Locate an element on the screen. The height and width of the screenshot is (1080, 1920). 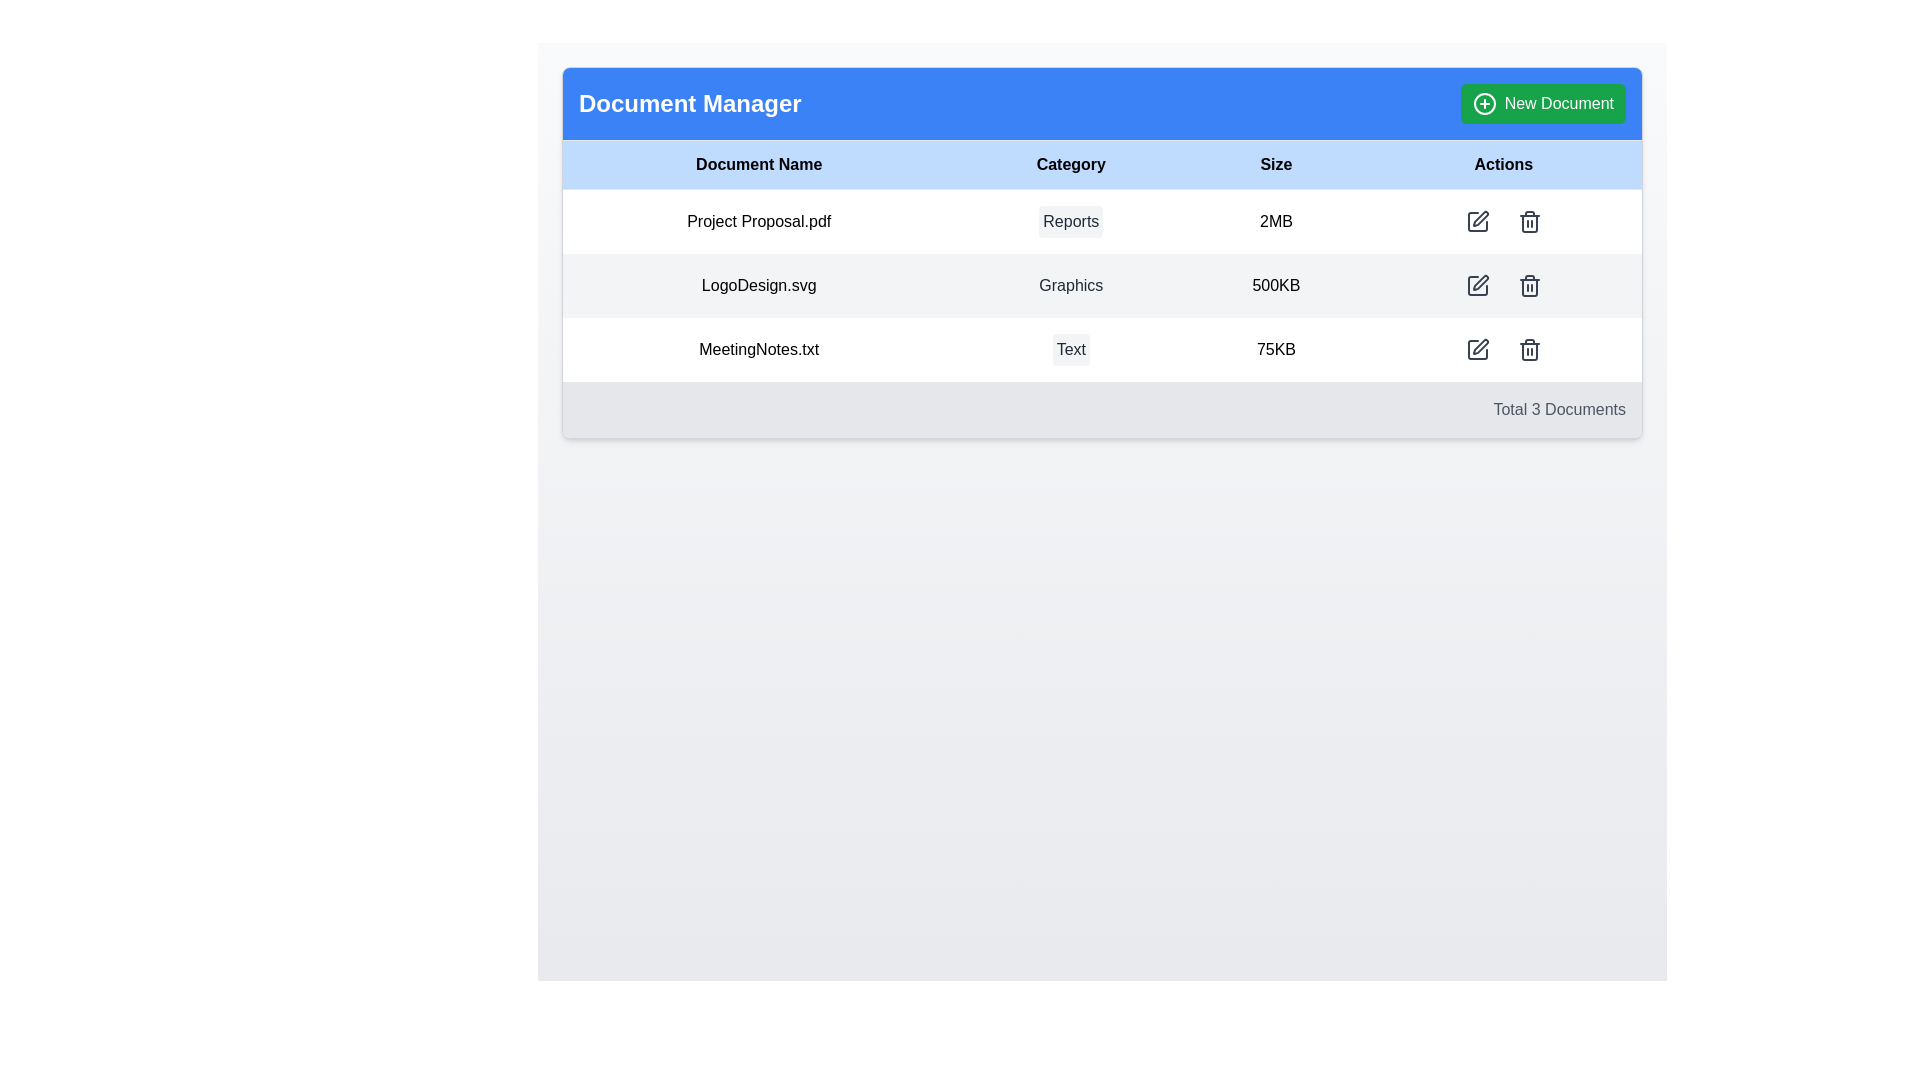
the trash icon located is located at coordinates (1528, 349).